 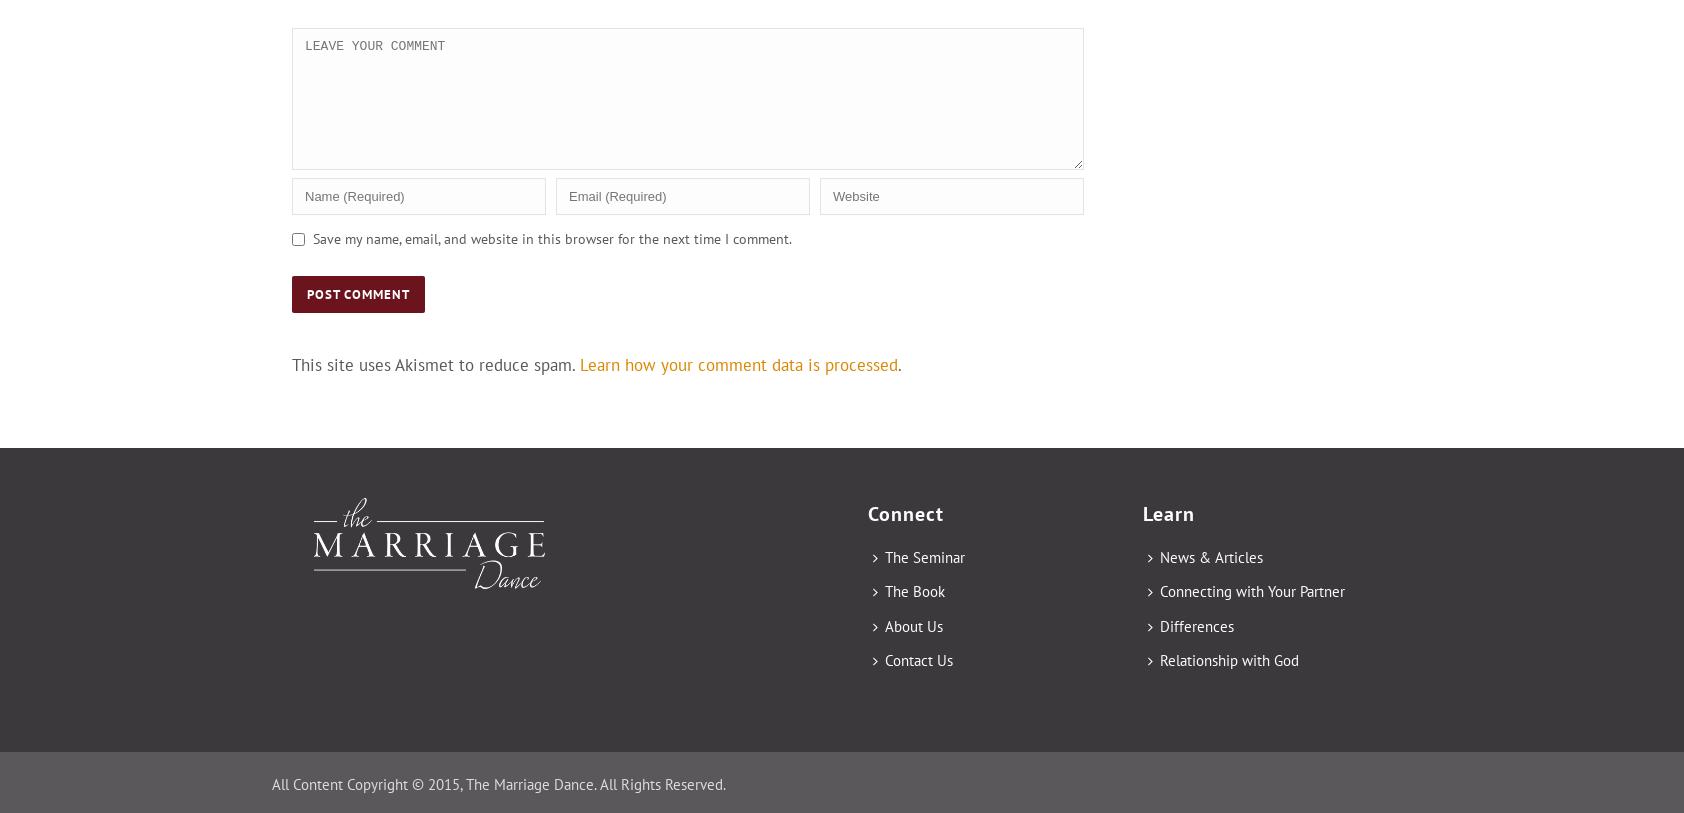 I want to click on 'News & Articles', so click(x=1211, y=556).